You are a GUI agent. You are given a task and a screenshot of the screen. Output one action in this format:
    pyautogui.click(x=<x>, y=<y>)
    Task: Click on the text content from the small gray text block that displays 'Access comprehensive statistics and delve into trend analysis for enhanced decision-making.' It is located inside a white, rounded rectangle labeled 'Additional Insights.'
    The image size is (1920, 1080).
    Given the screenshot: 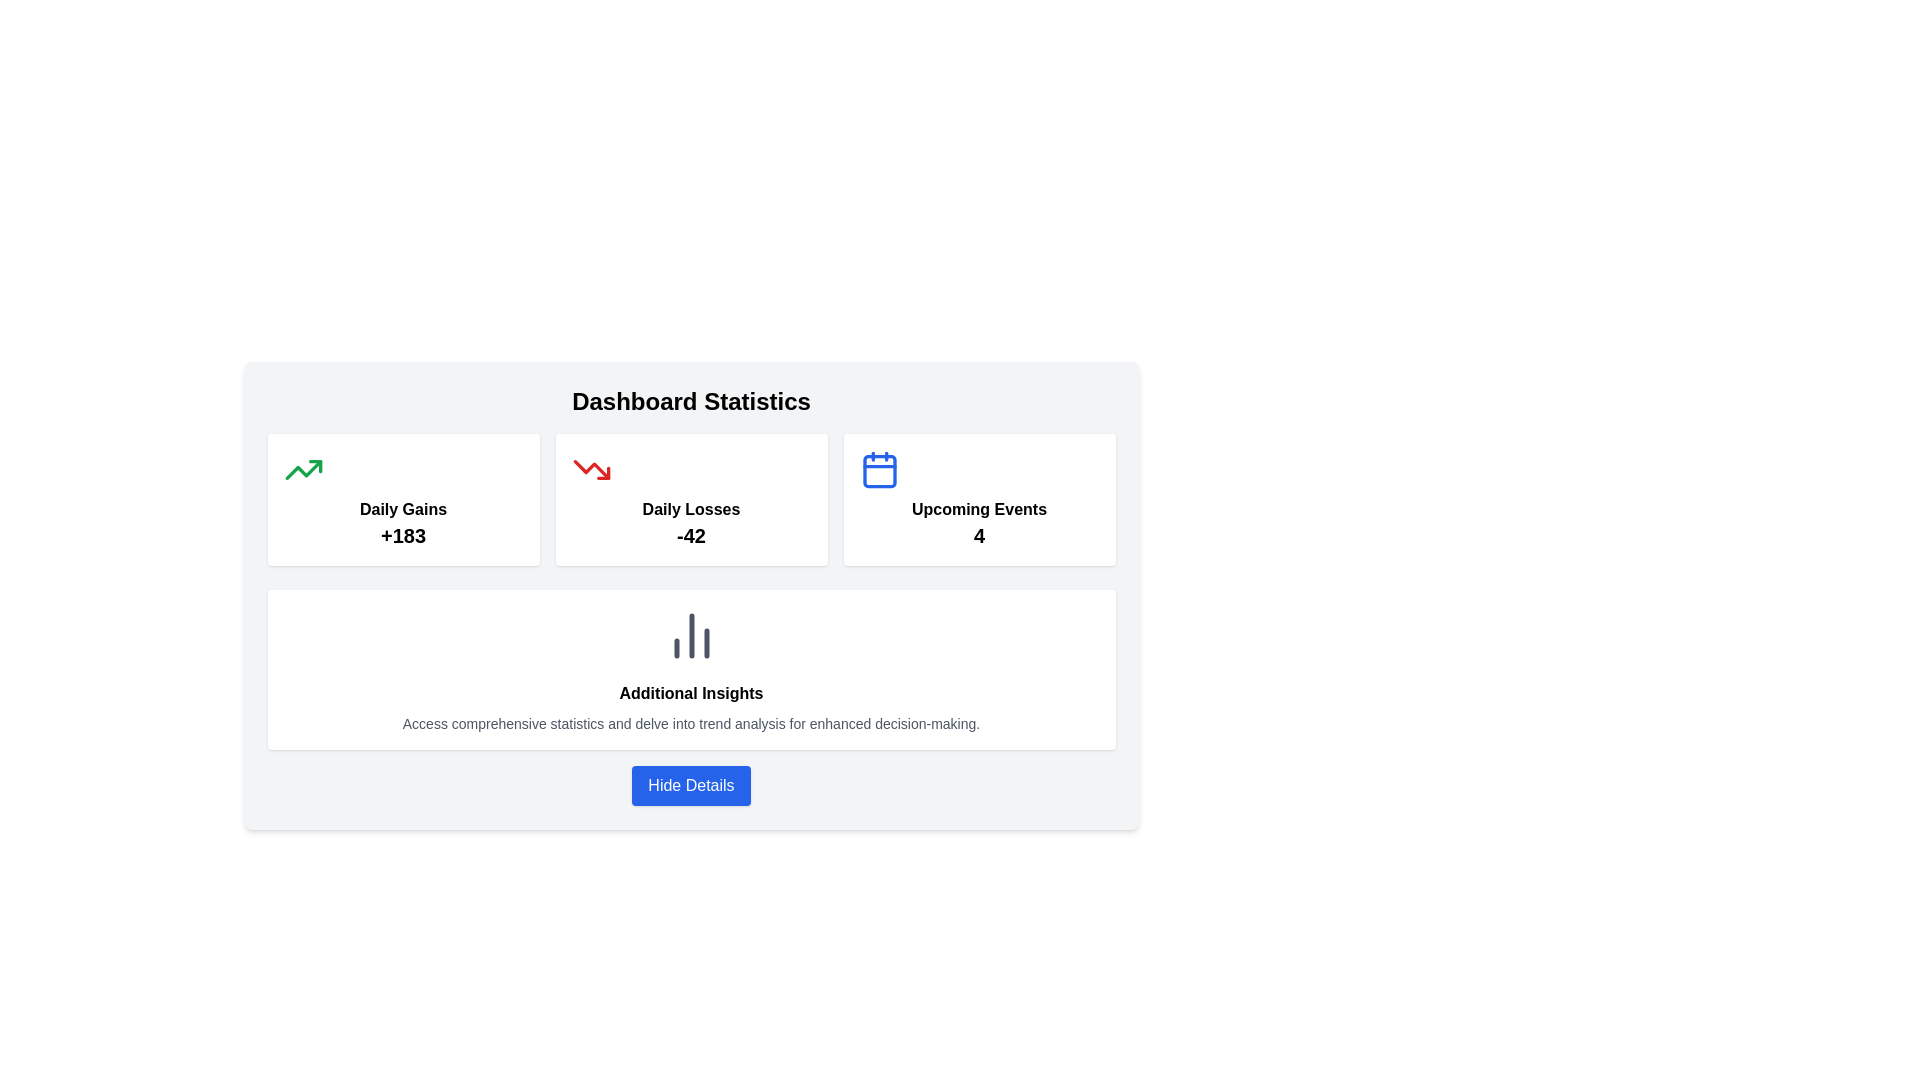 What is the action you would take?
    pyautogui.click(x=691, y=724)
    